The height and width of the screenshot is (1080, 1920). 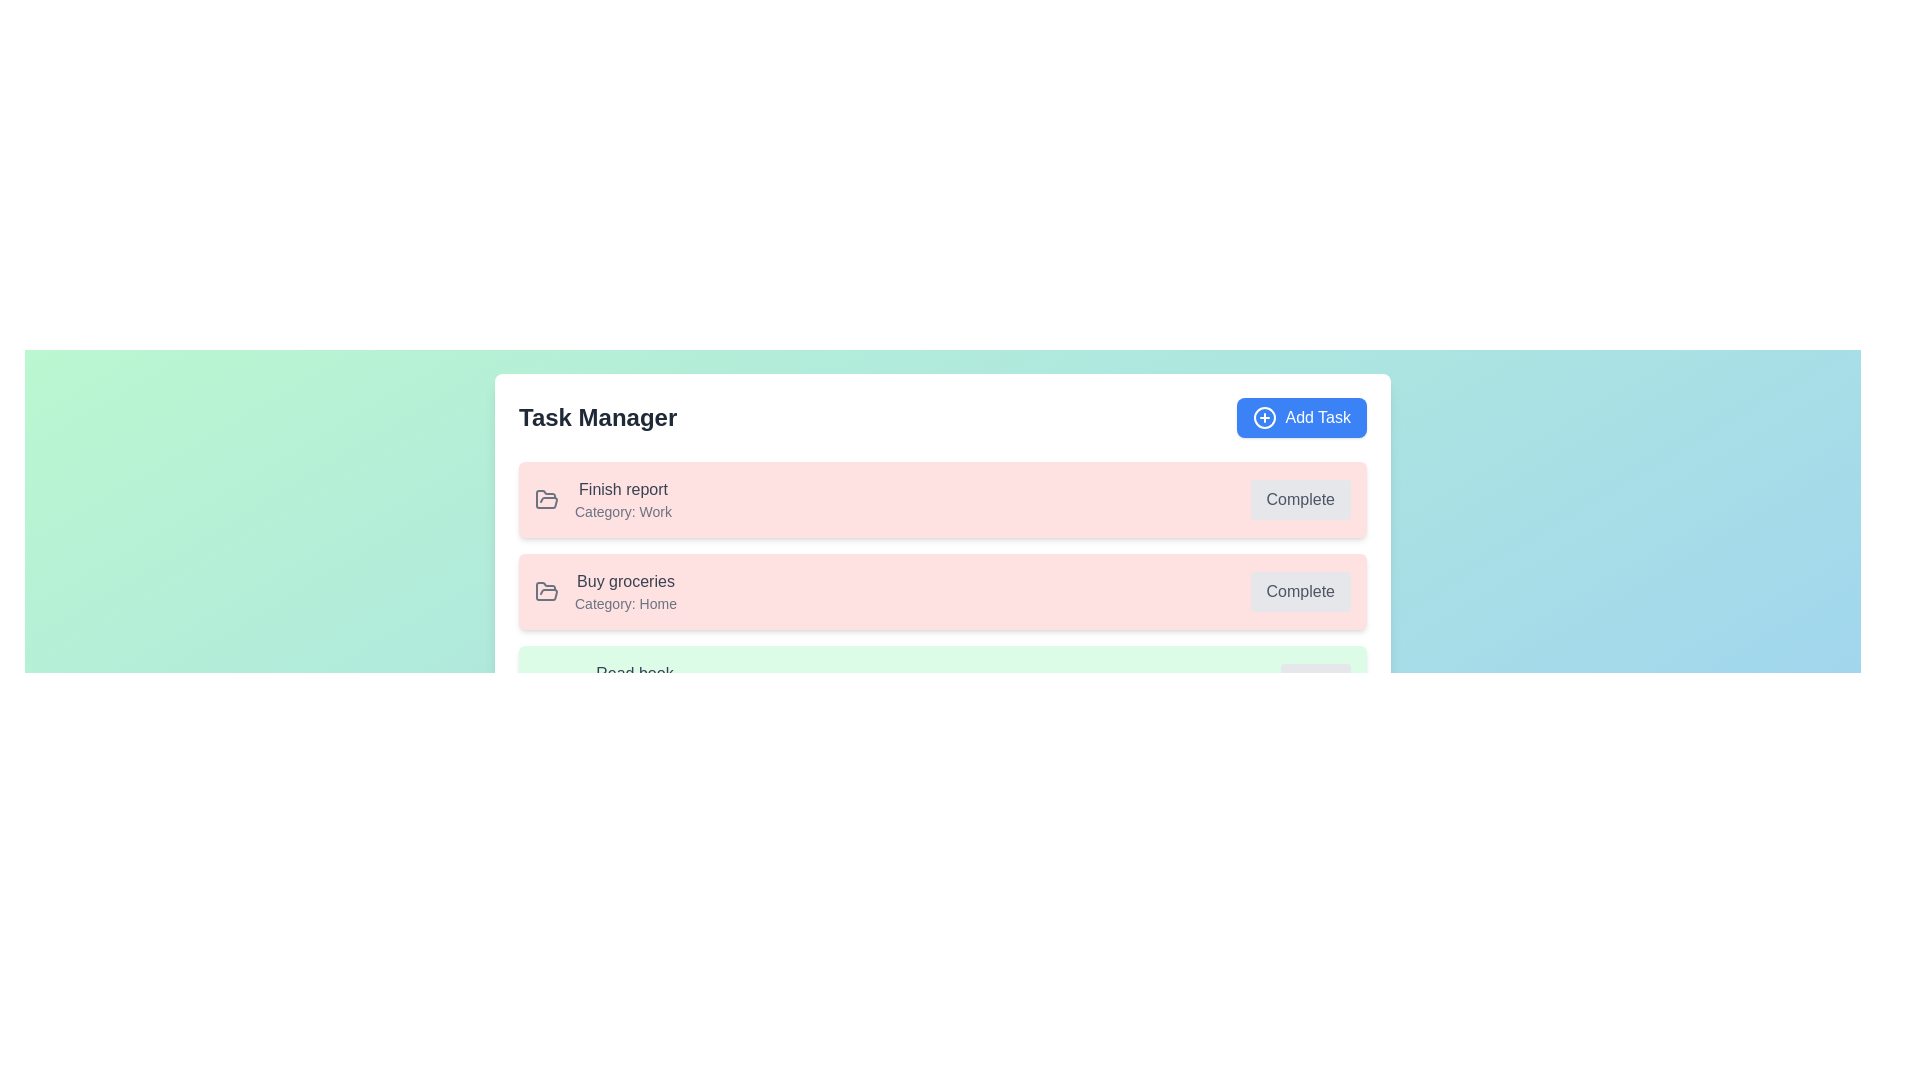 What do you see at coordinates (1300, 590) in the screenshot?
I see `the 'Completed' button for the 'Buy groceries' task located on the right side of the task card` at bounding box center [1300, 590].